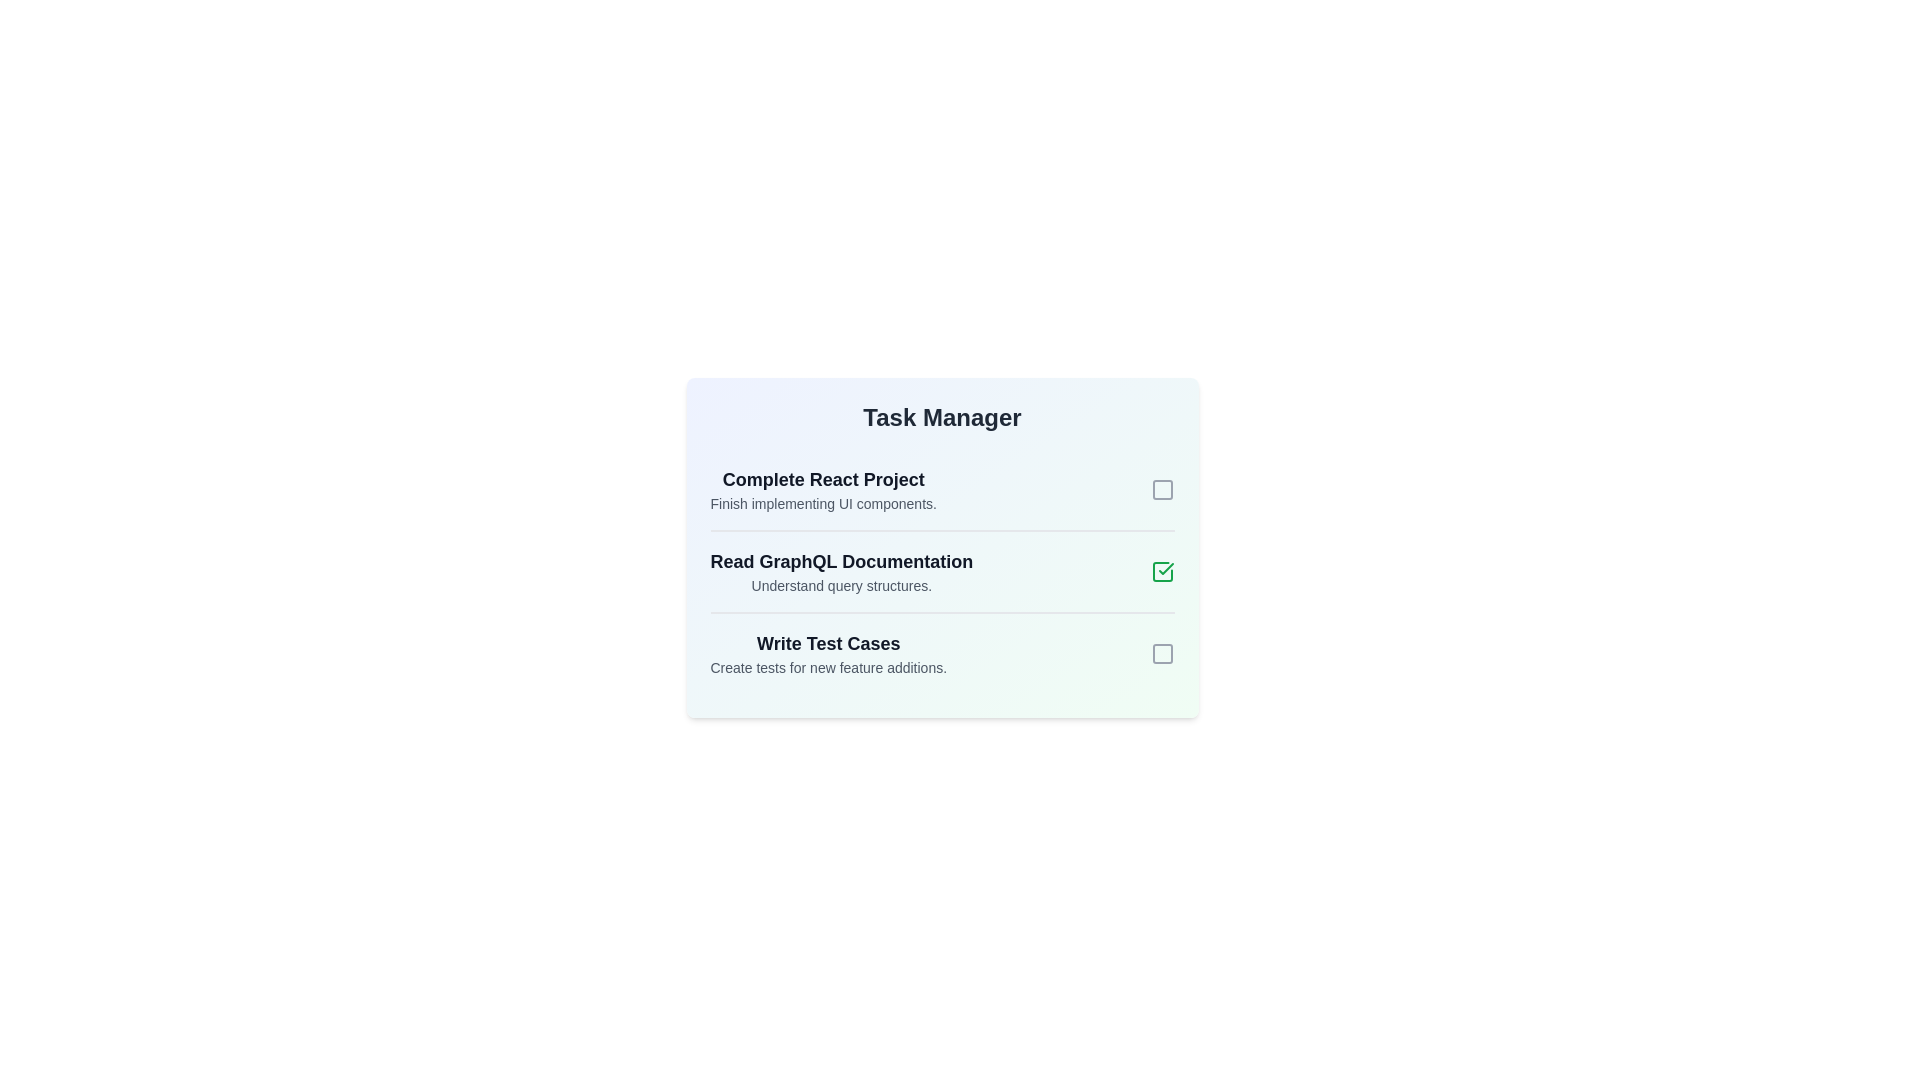  Describe the element at coordinates (941, 549) in the screenshot. I see `the task list container to focus on it` at that location.